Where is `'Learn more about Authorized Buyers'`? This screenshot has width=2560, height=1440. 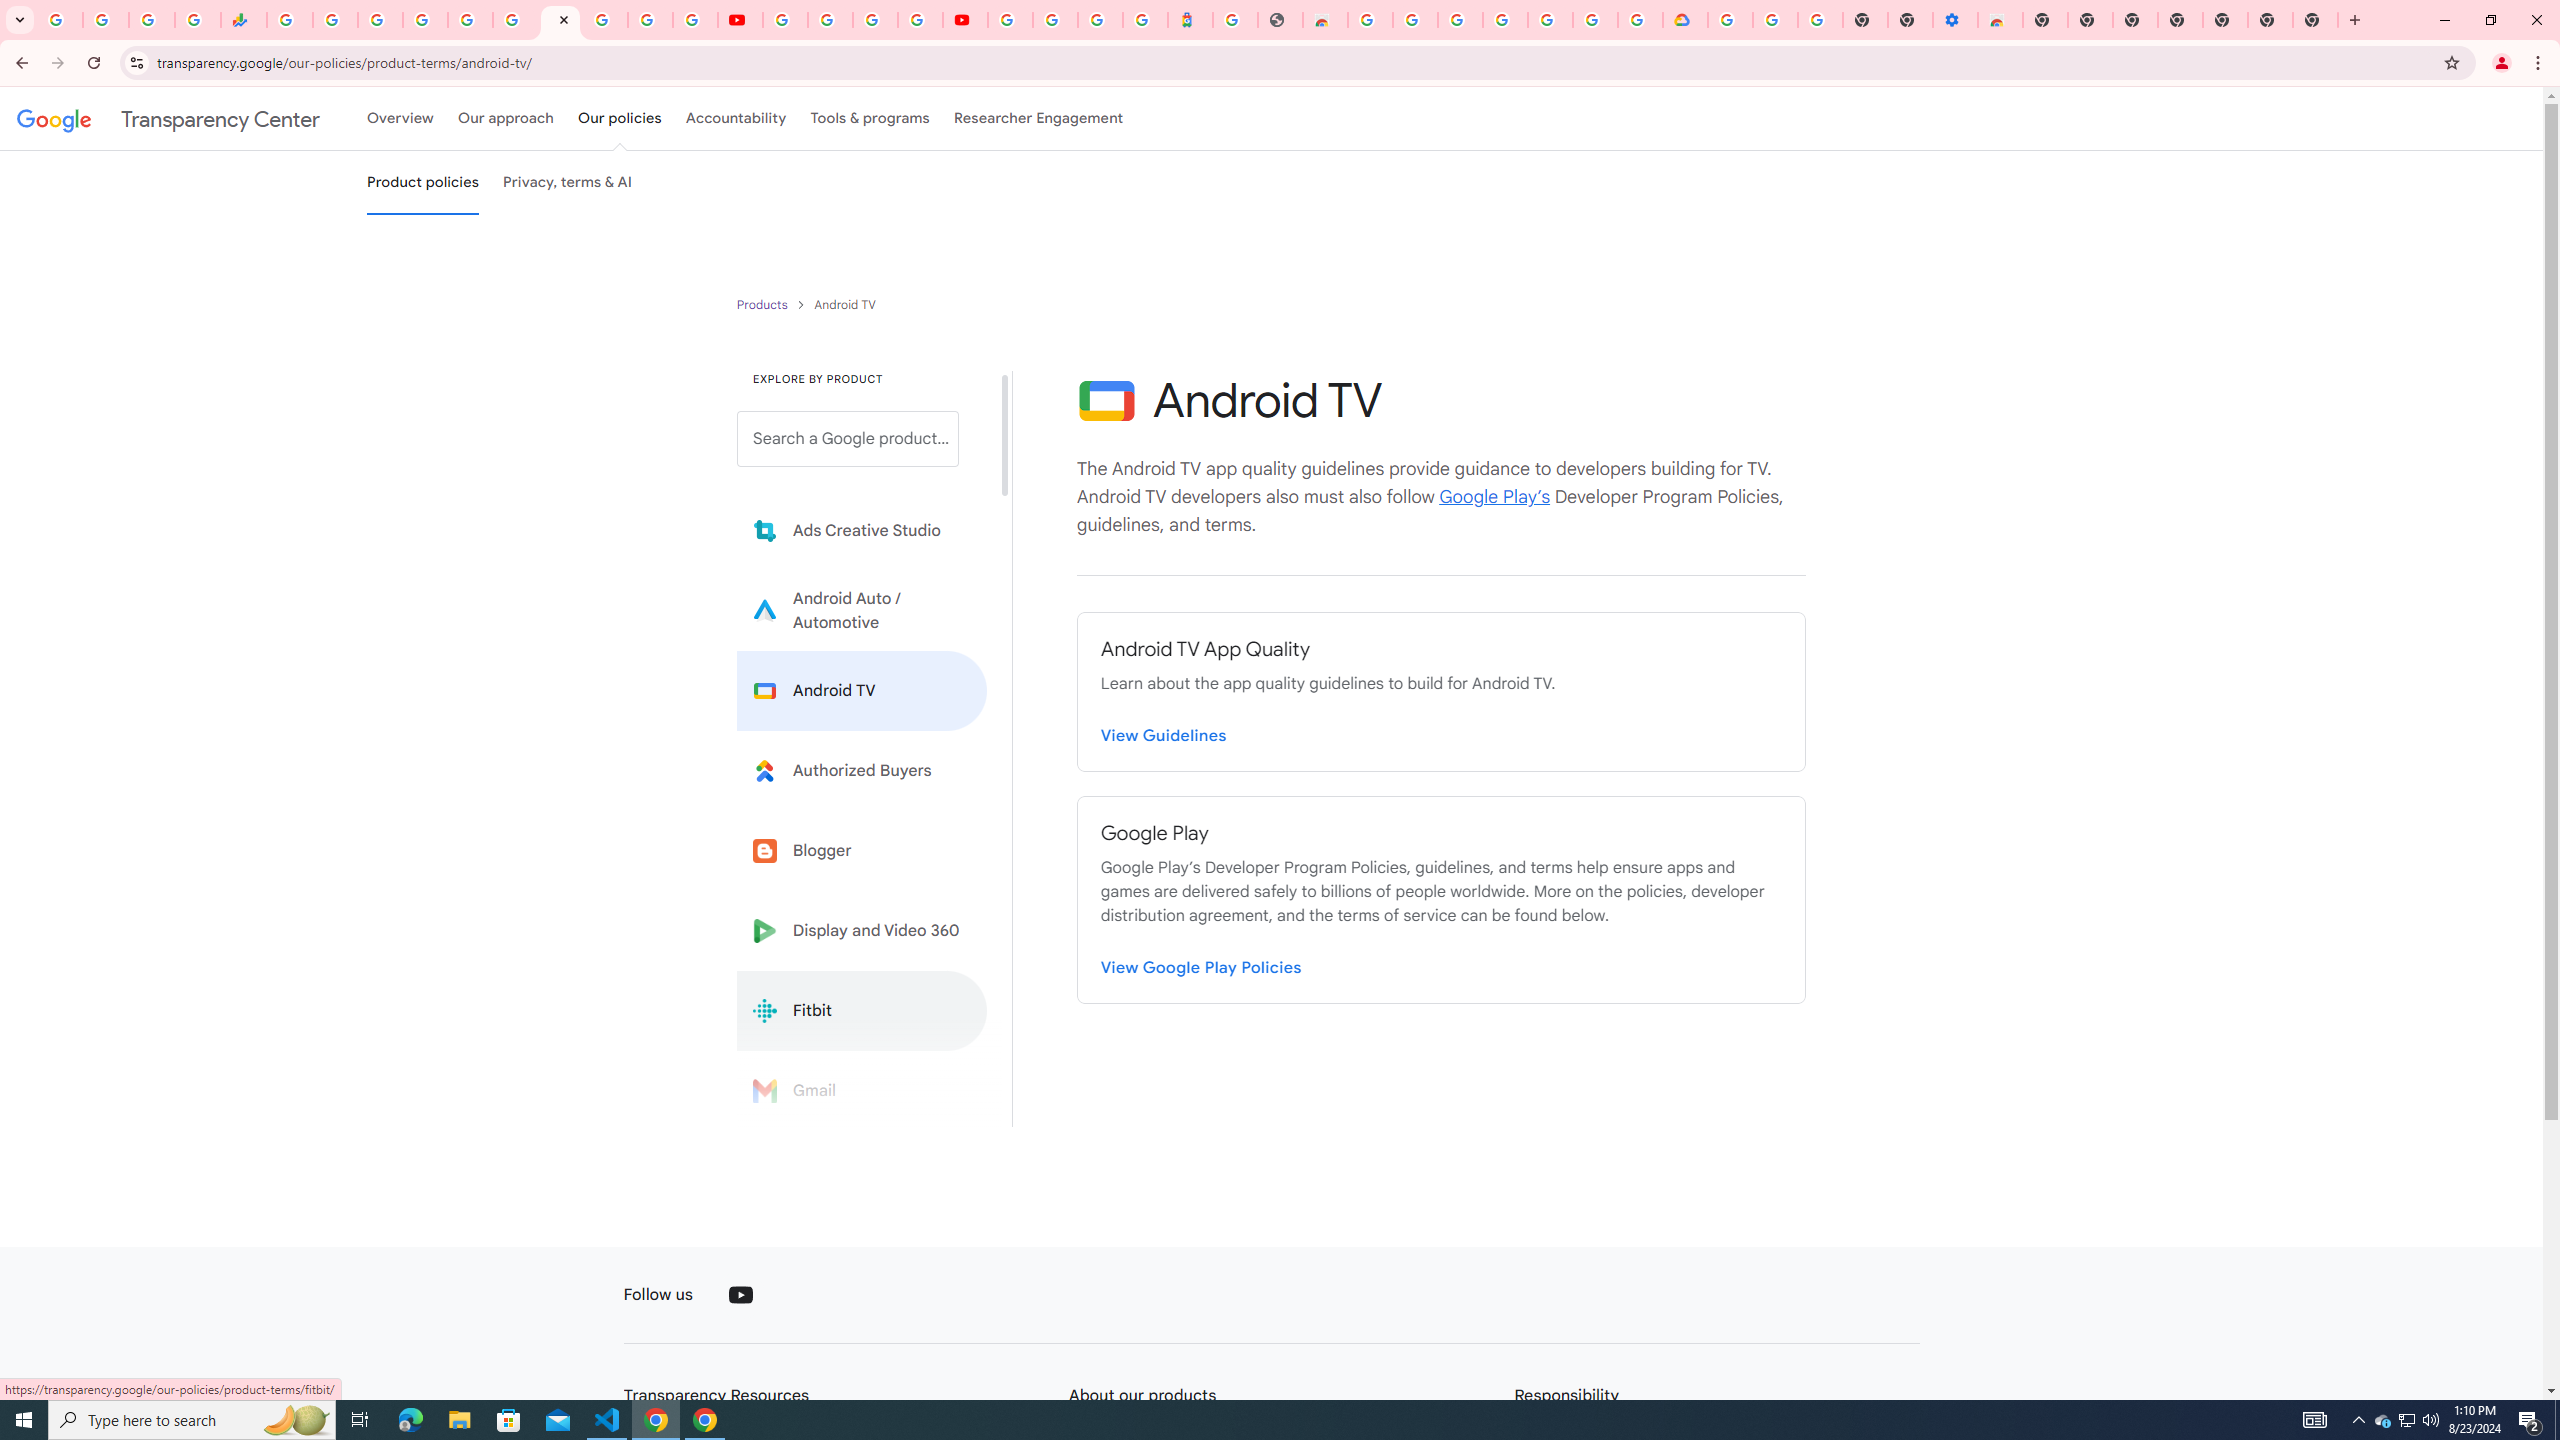 'Learn more about Authorized Buyers' is located at coordinates (861, 770).